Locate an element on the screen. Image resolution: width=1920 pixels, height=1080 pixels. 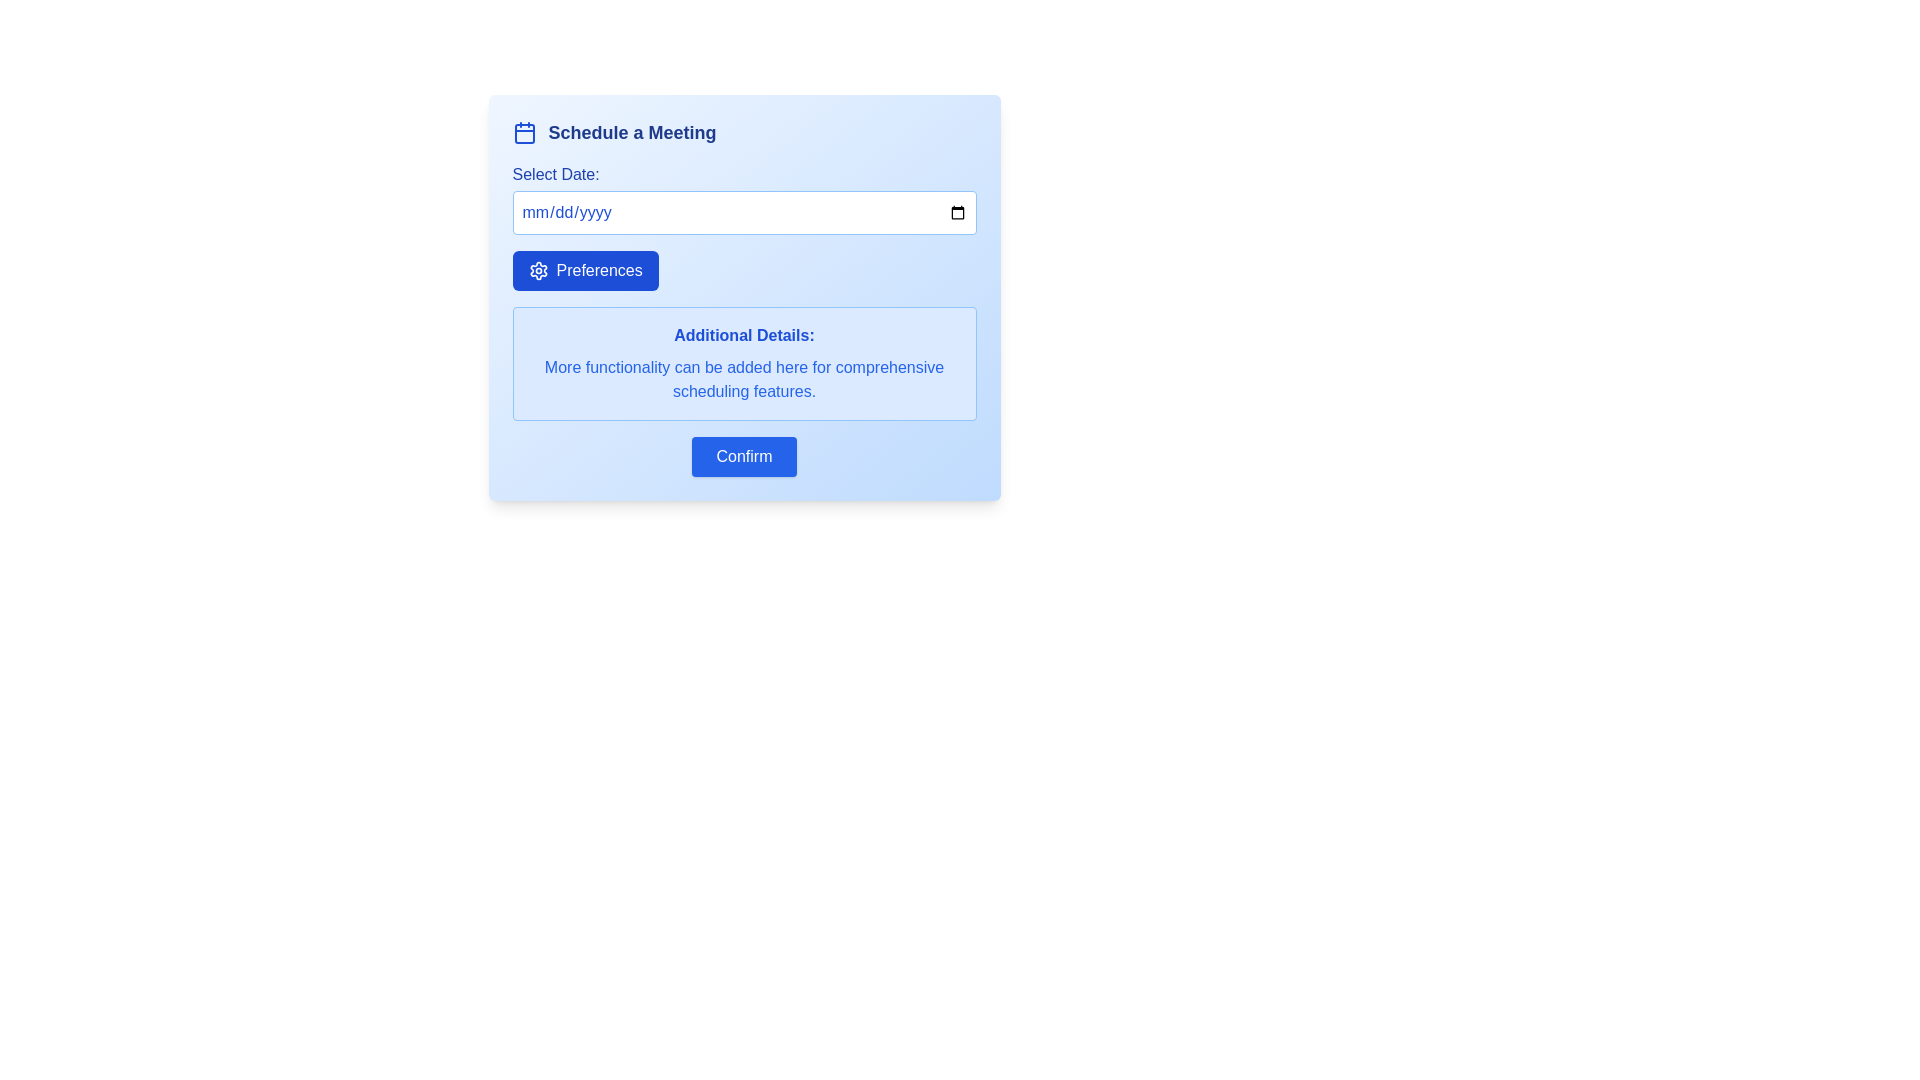
the 'Preferences' button icon is located at coordinates (538, 270).